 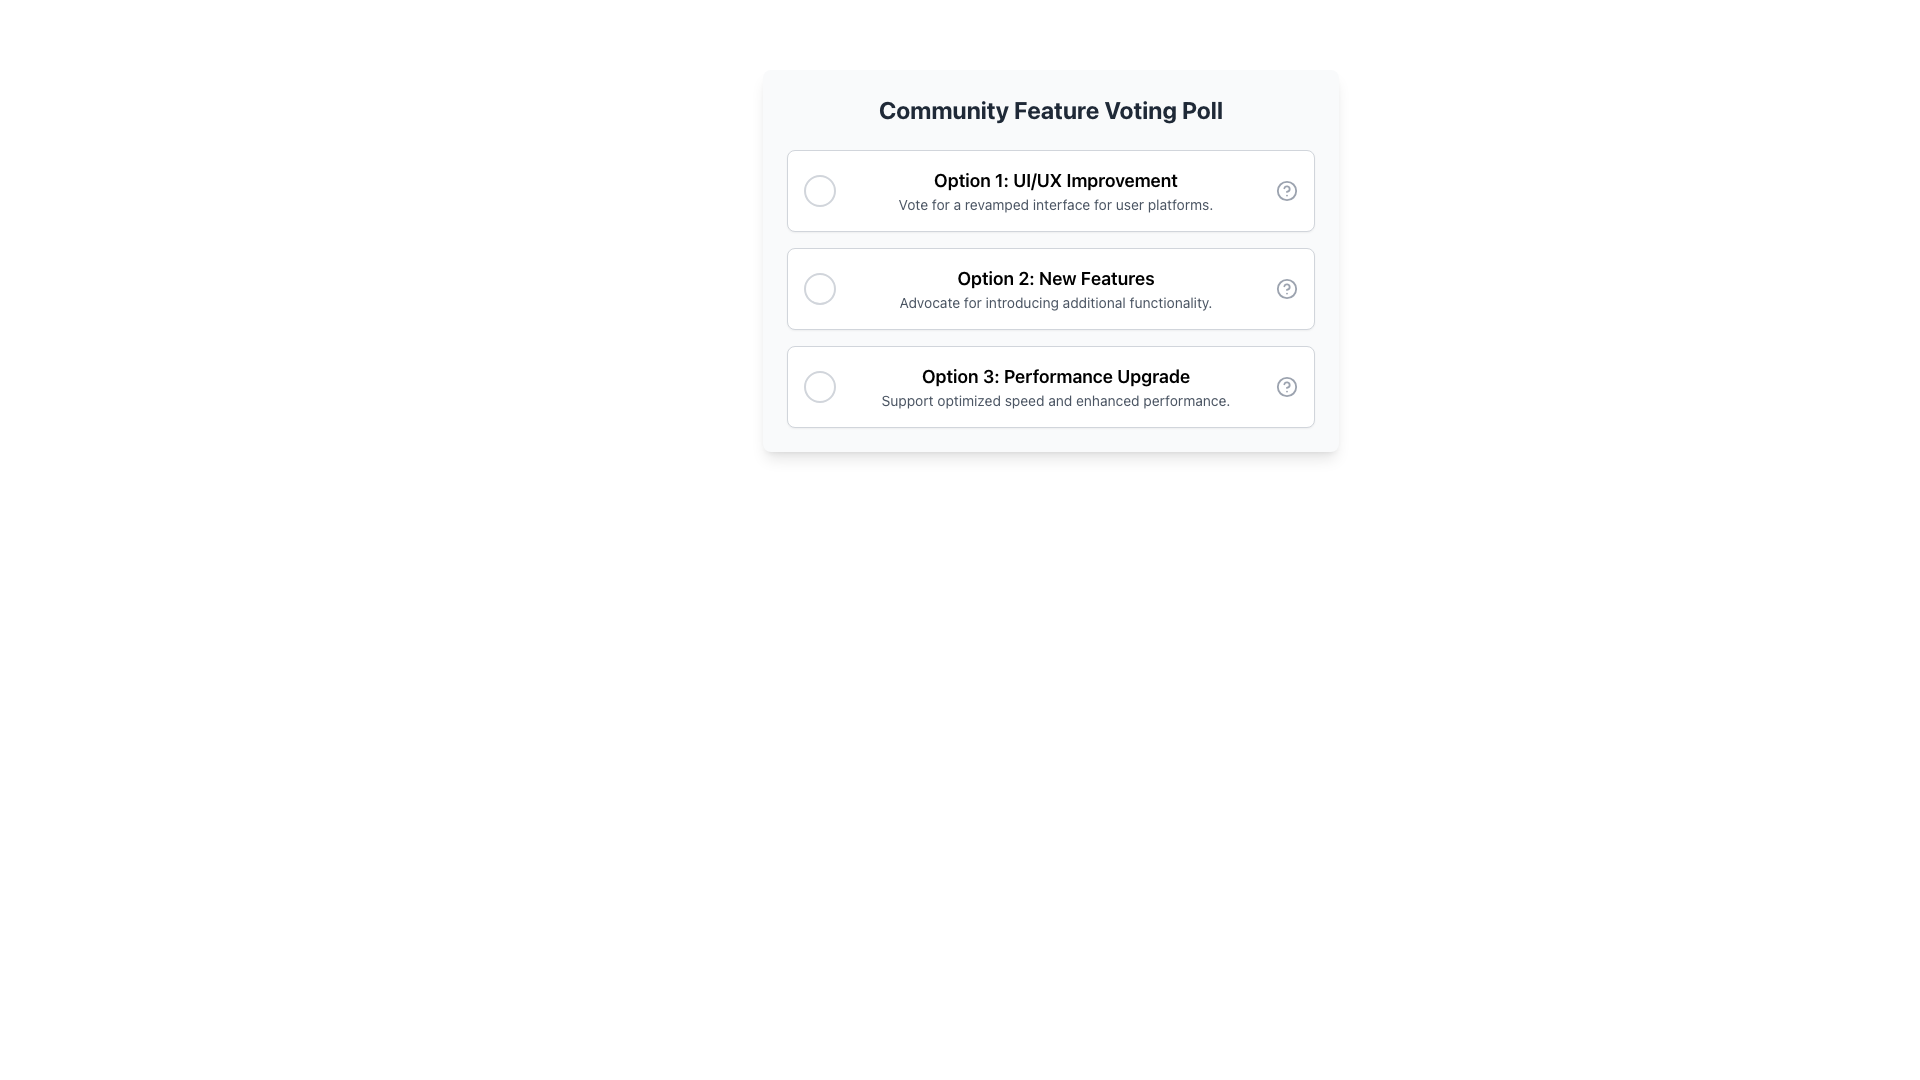 What do you see at coordinates (1055, 204) in the screenshot?
I see `the text label displaying 'Vote for a revamped interface for user platforms.' which is located below the header 'Option 1: UI/UX Improvement.'` at bounding box center [1055, 204].